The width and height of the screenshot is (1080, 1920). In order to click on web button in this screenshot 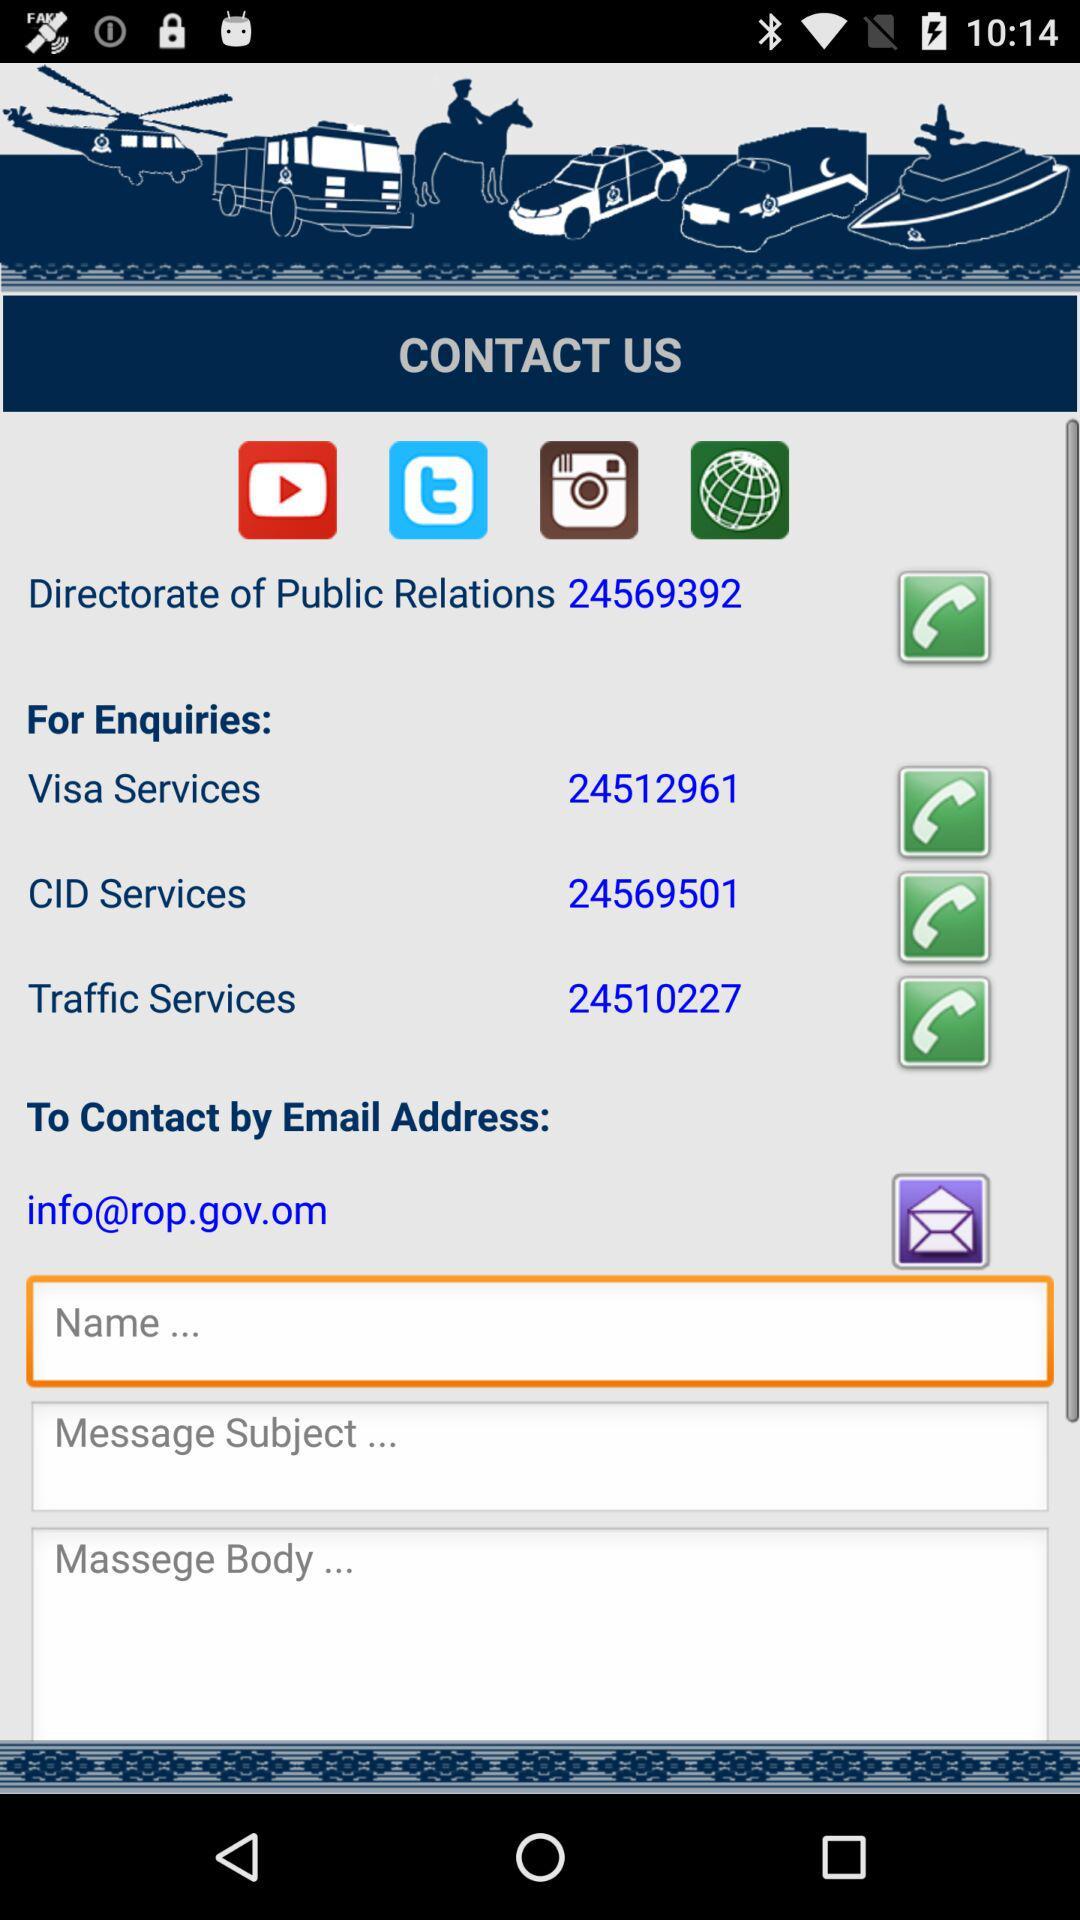, I will do `click(739, 490)`.